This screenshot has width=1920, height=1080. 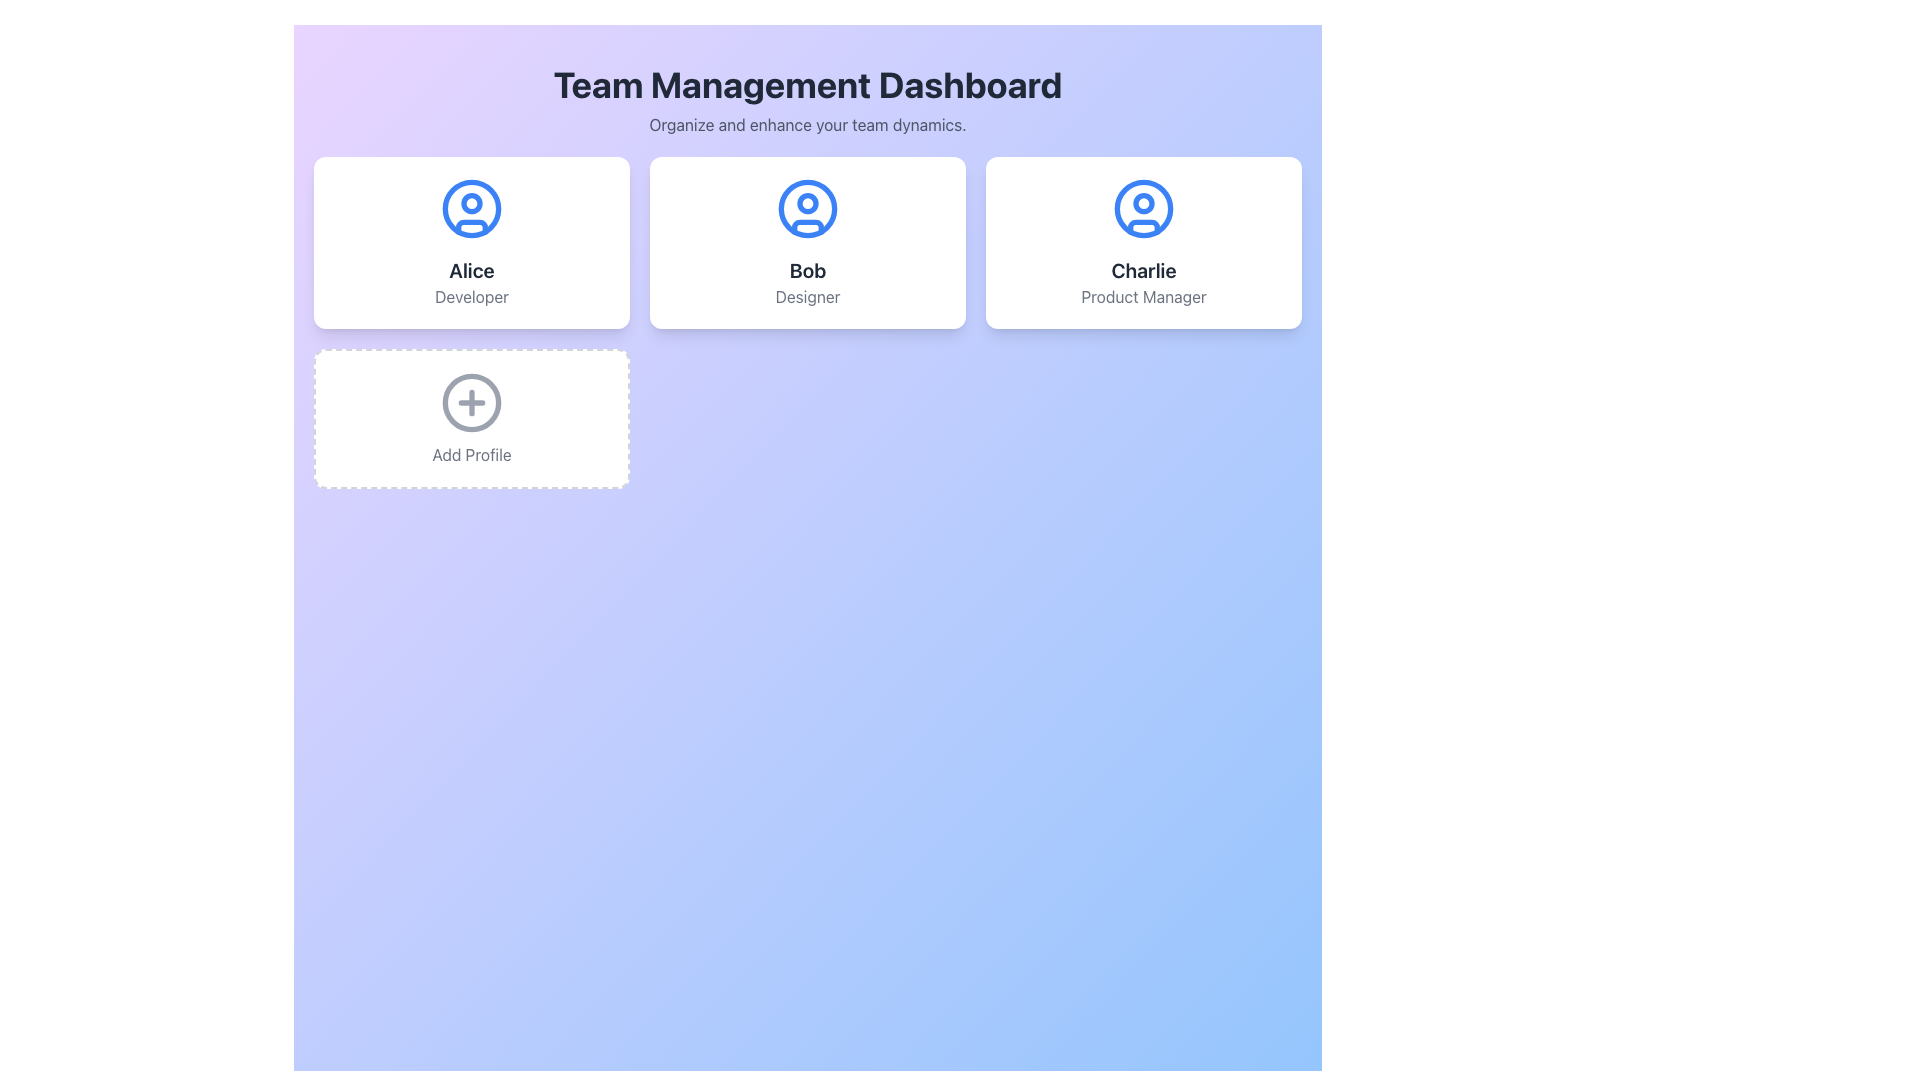 I want to click on the heading text element located at the top center of the page, which indicates the title of the section, so click(x=807, y=83).